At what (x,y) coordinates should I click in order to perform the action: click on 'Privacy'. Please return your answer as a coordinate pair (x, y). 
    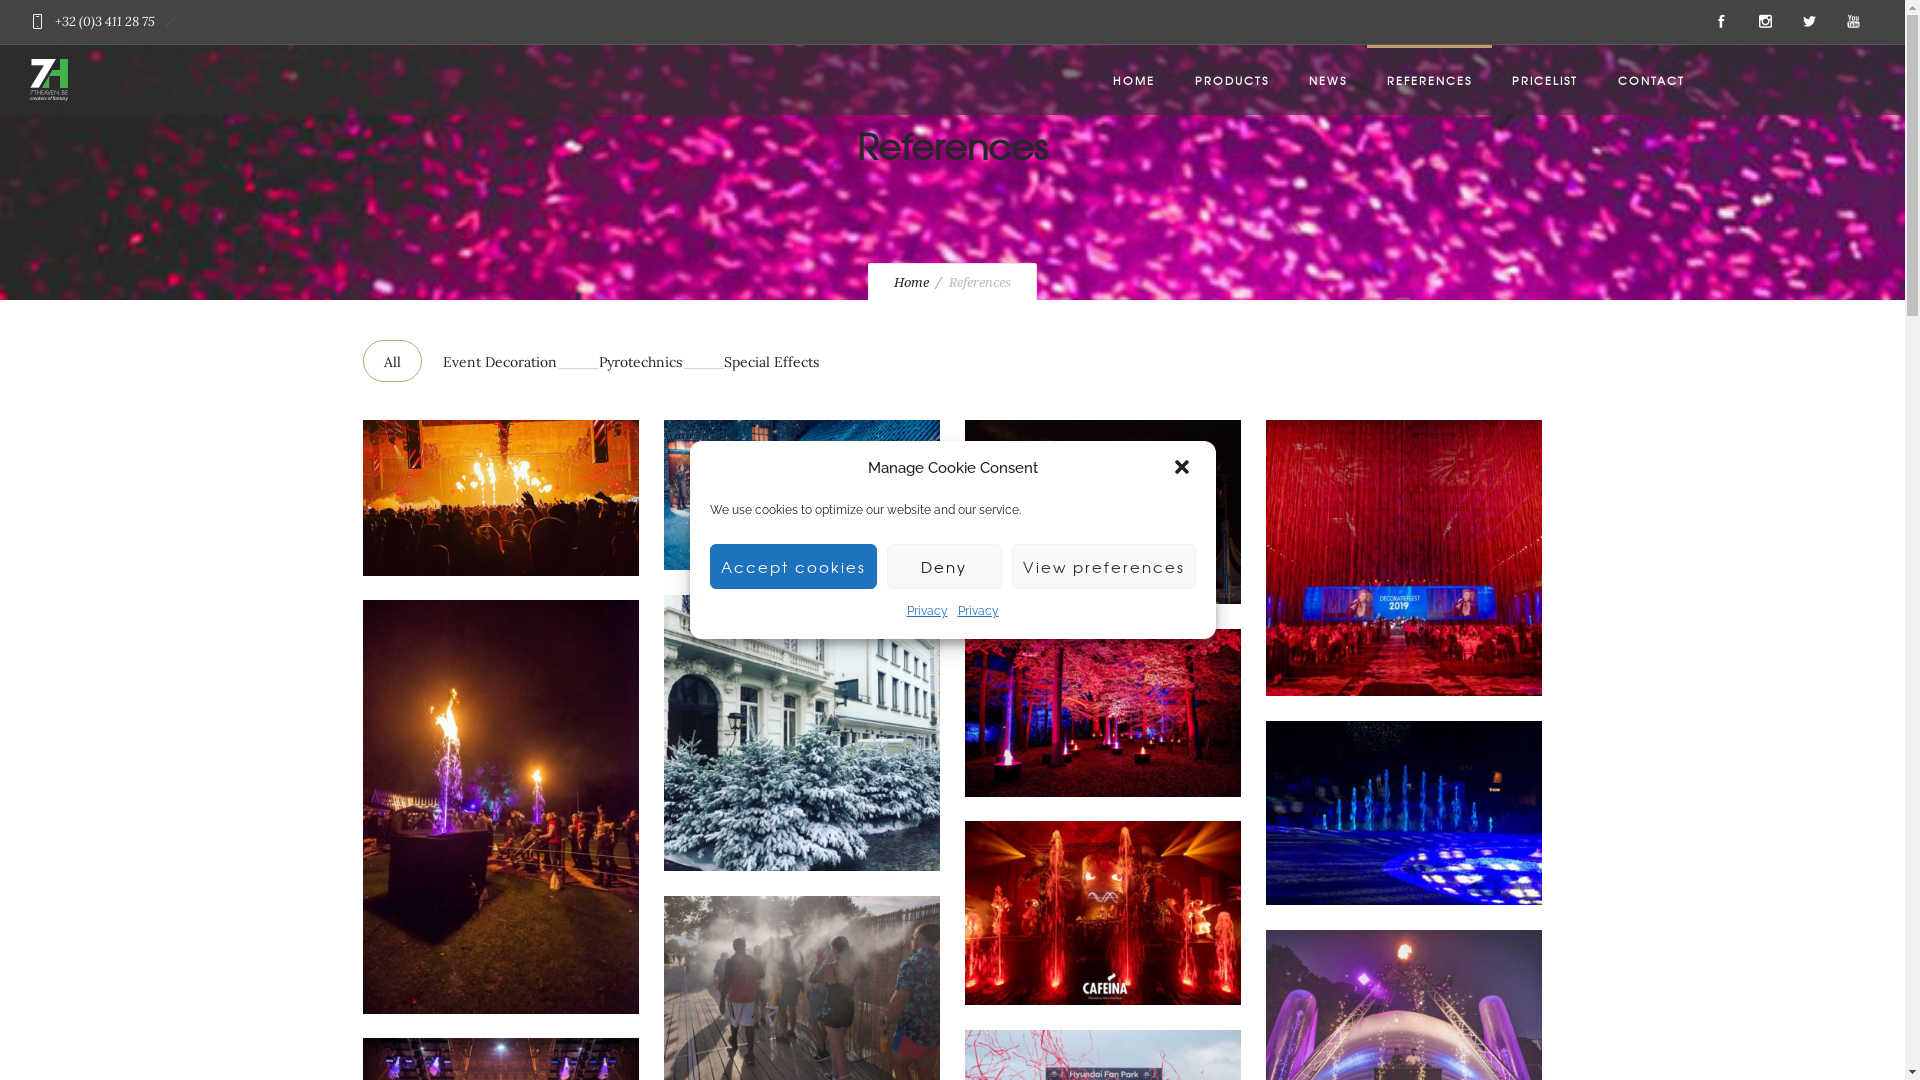
    Looking at the image, I should click on (925, 610).